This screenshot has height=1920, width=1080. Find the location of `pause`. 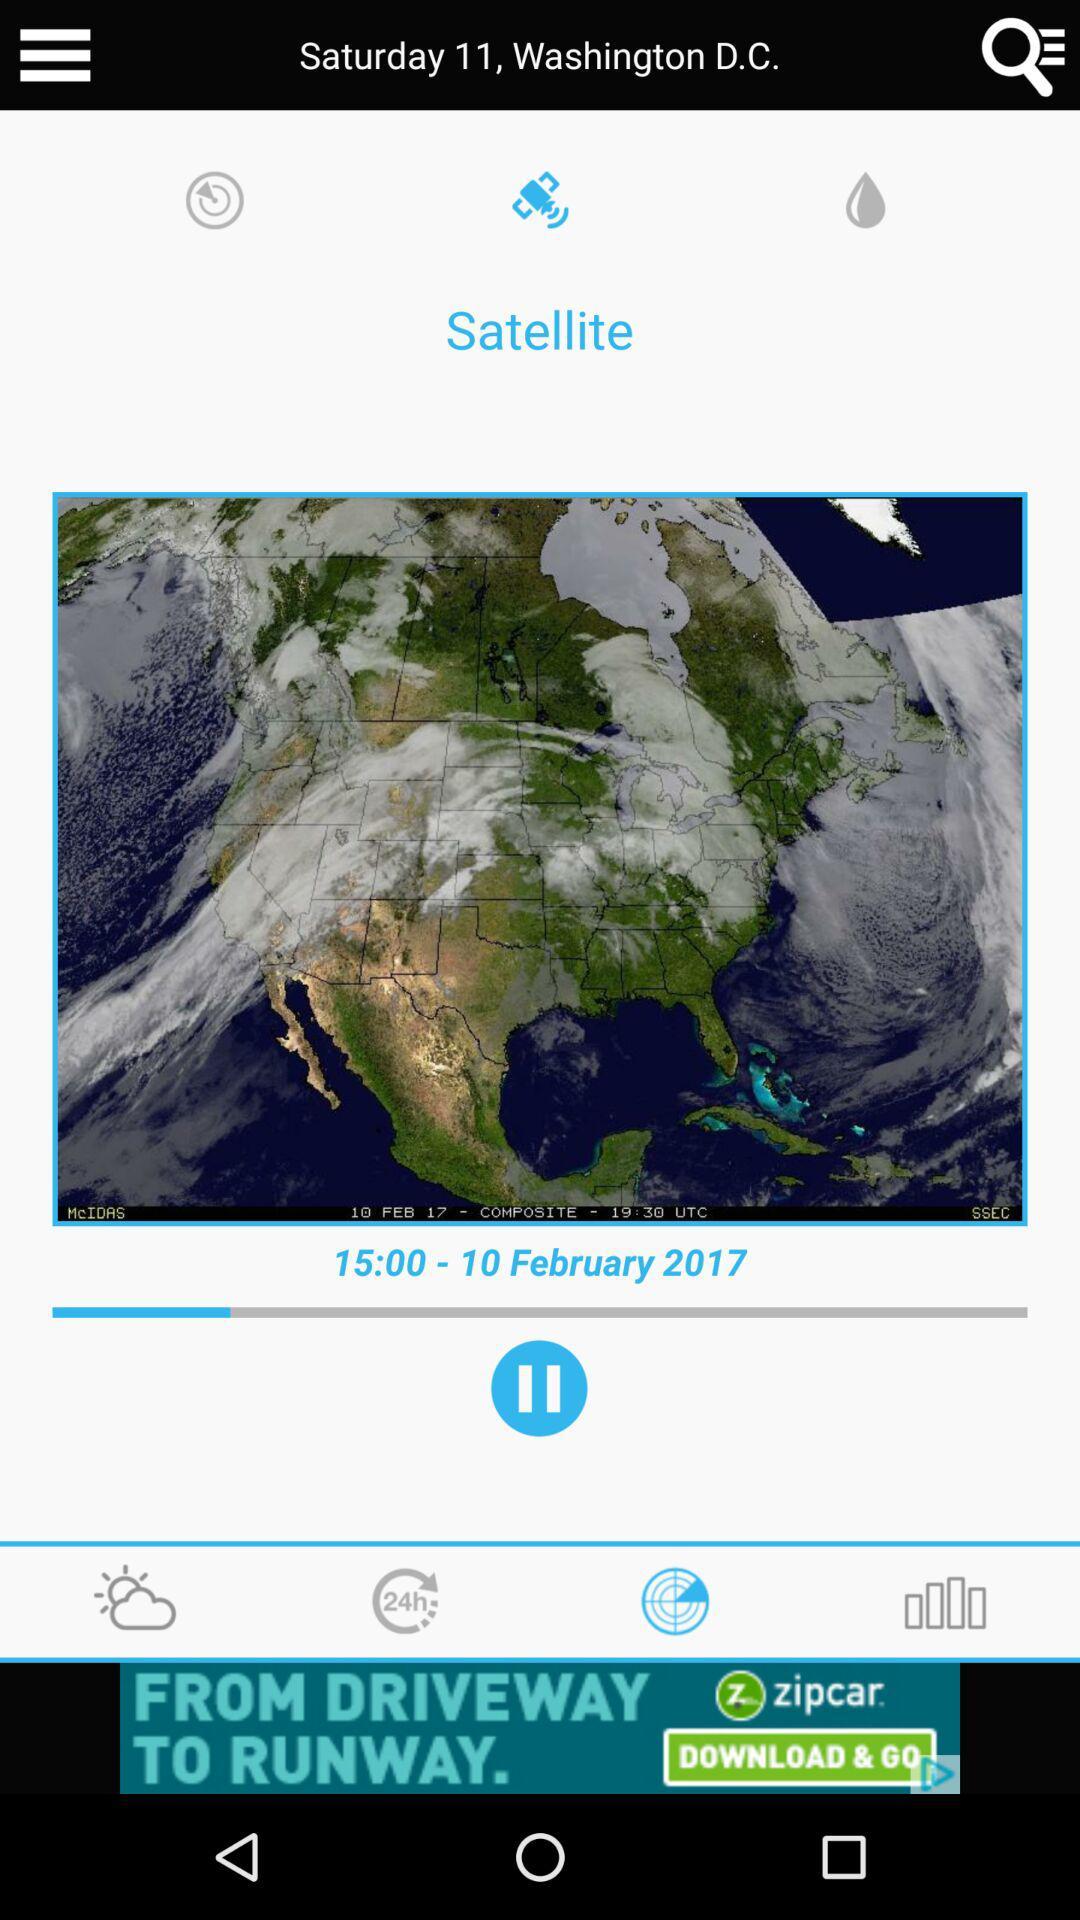

pause is located at coordinates (538, 1387).